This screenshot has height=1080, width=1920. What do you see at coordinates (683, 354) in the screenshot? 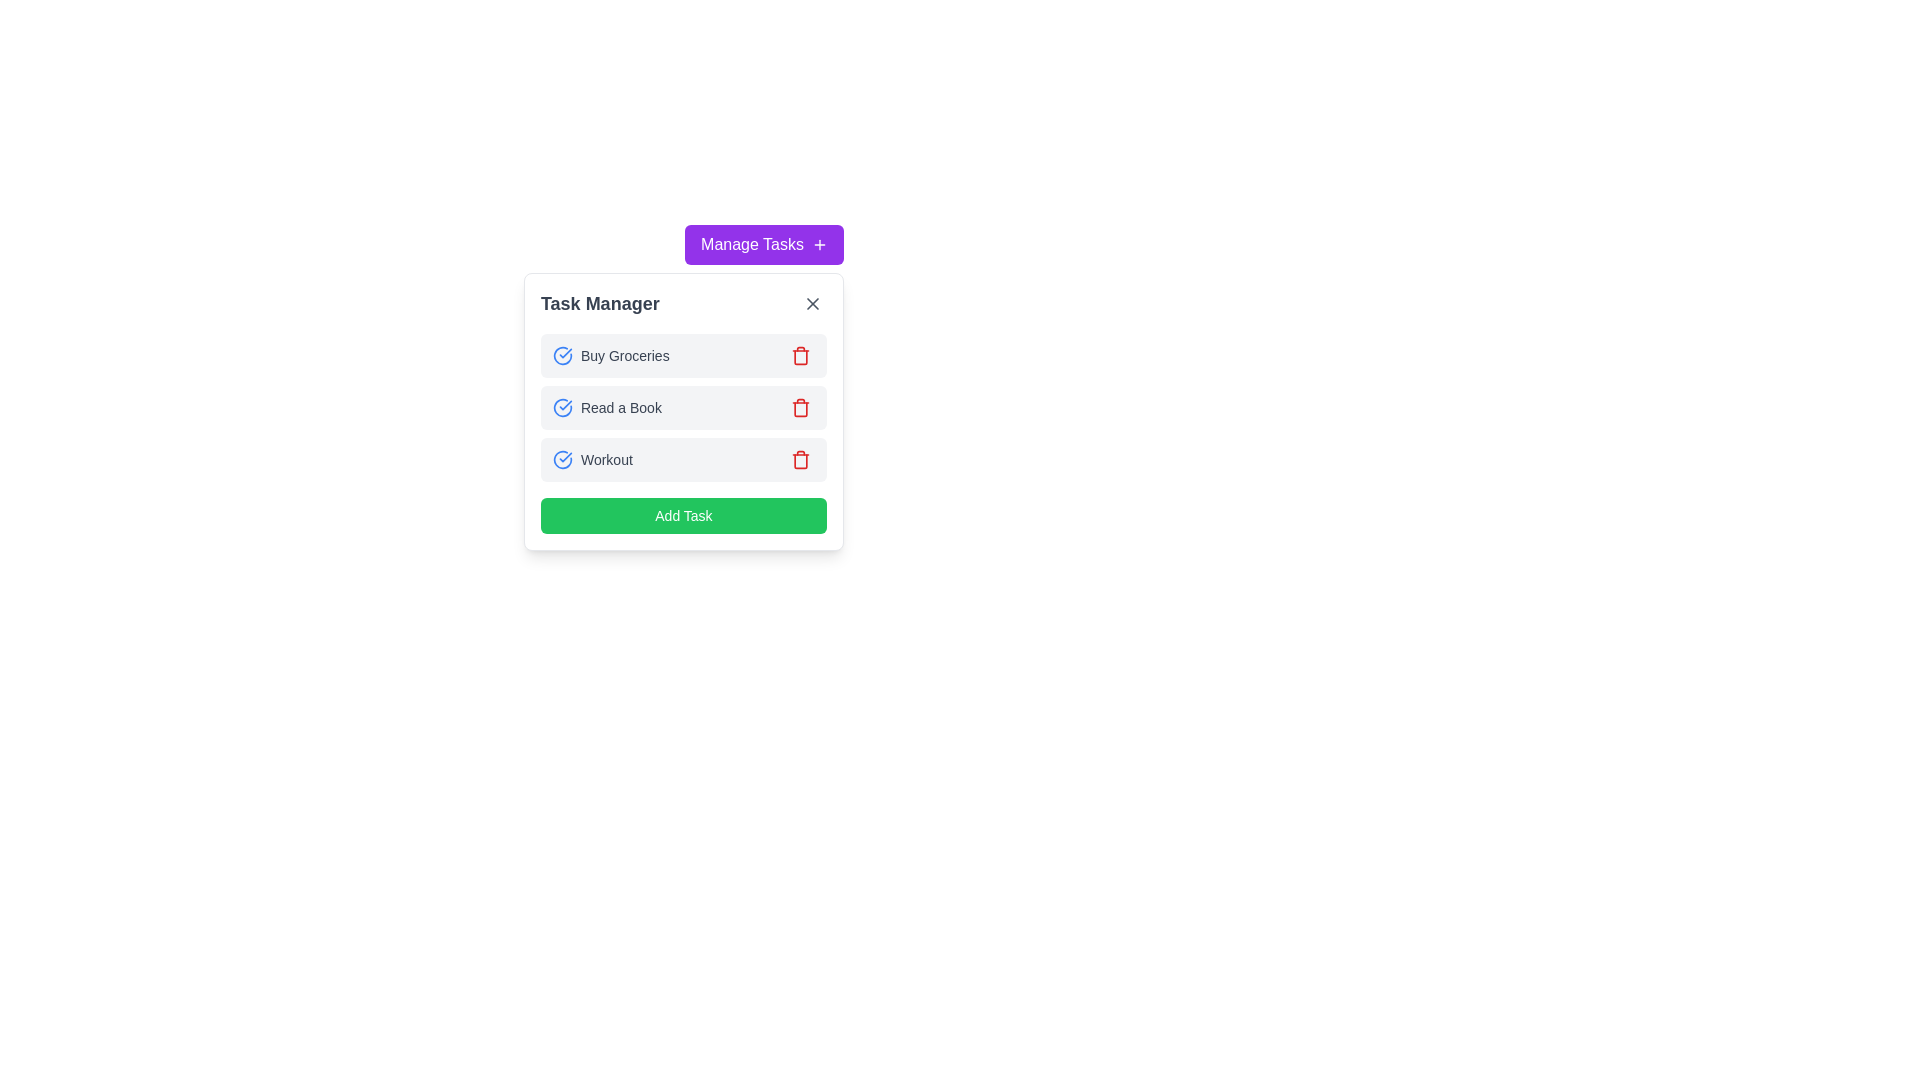
I see `the first task item row in the 'Task Manager'` at bounding box center [683, 354].